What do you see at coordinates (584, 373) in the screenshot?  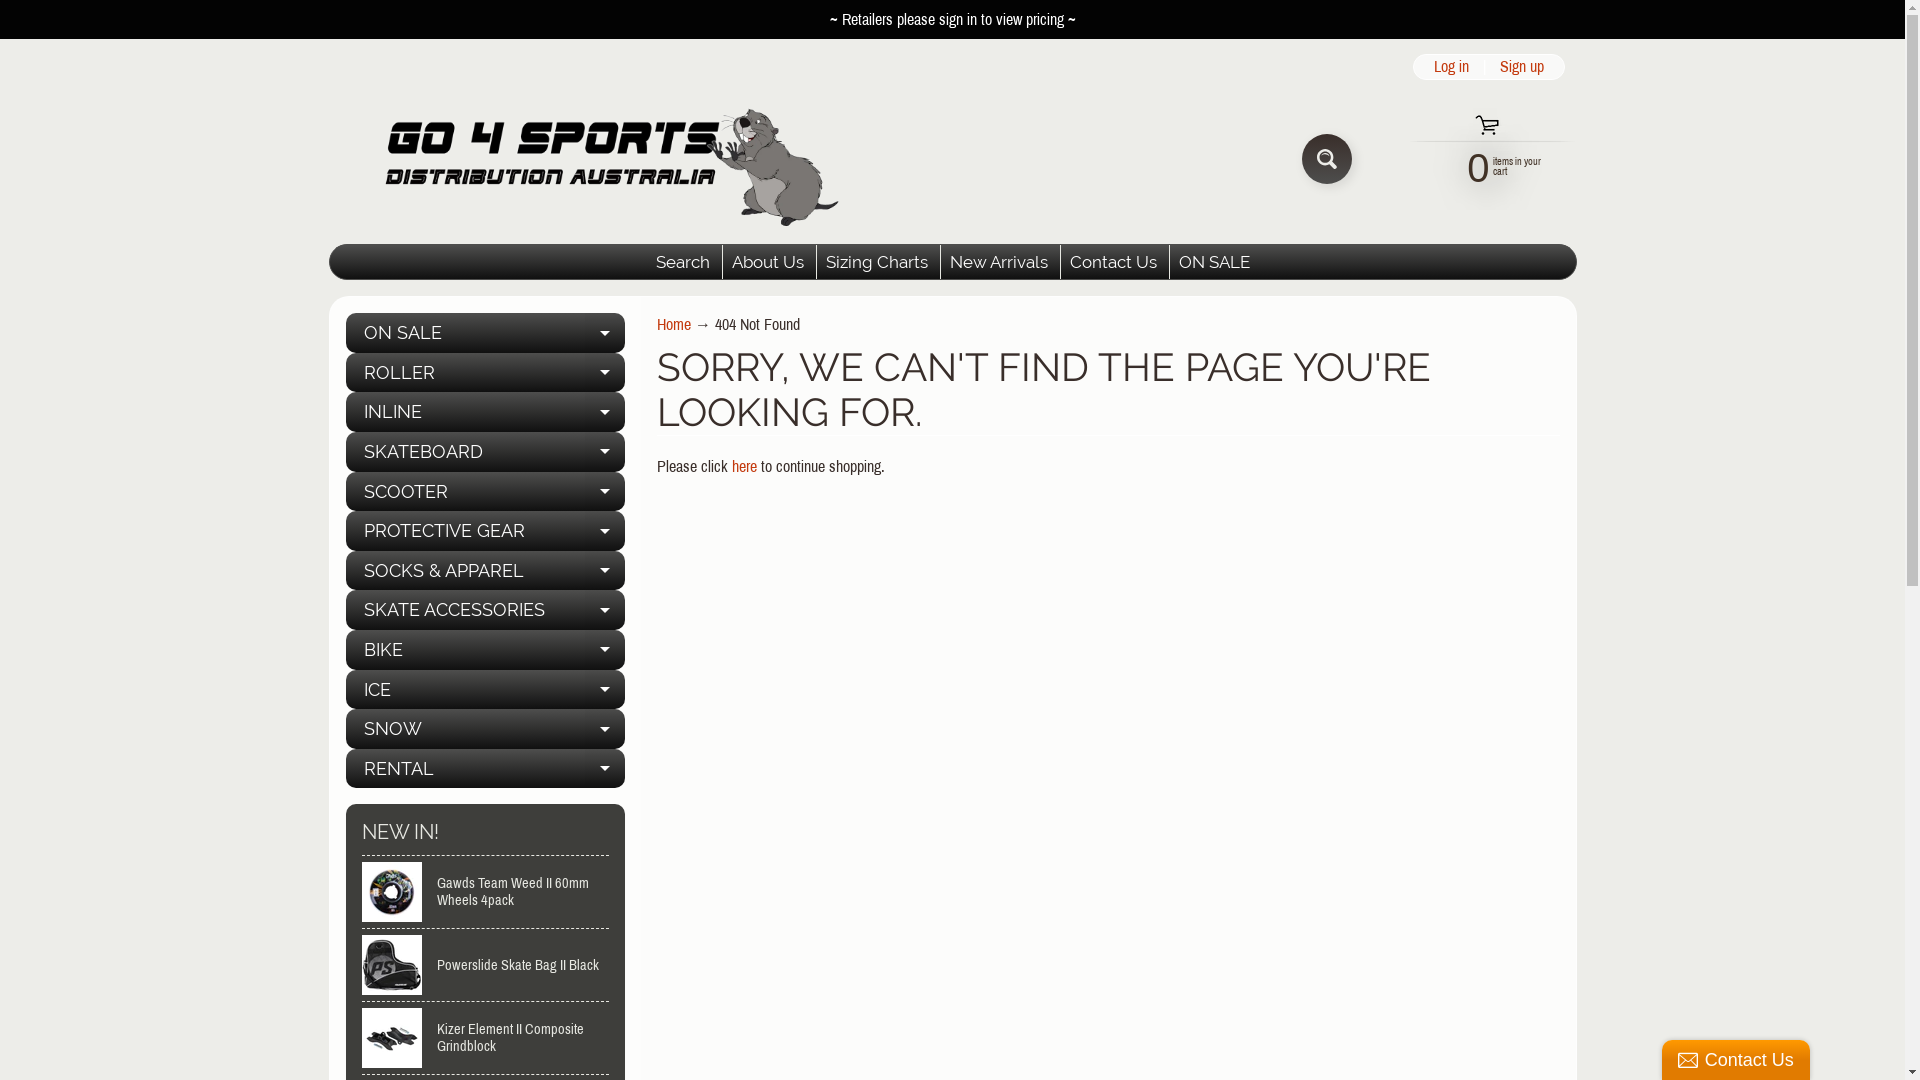 I see `'EXPAND CHILD MENU'` at bounding box center [584, 373].